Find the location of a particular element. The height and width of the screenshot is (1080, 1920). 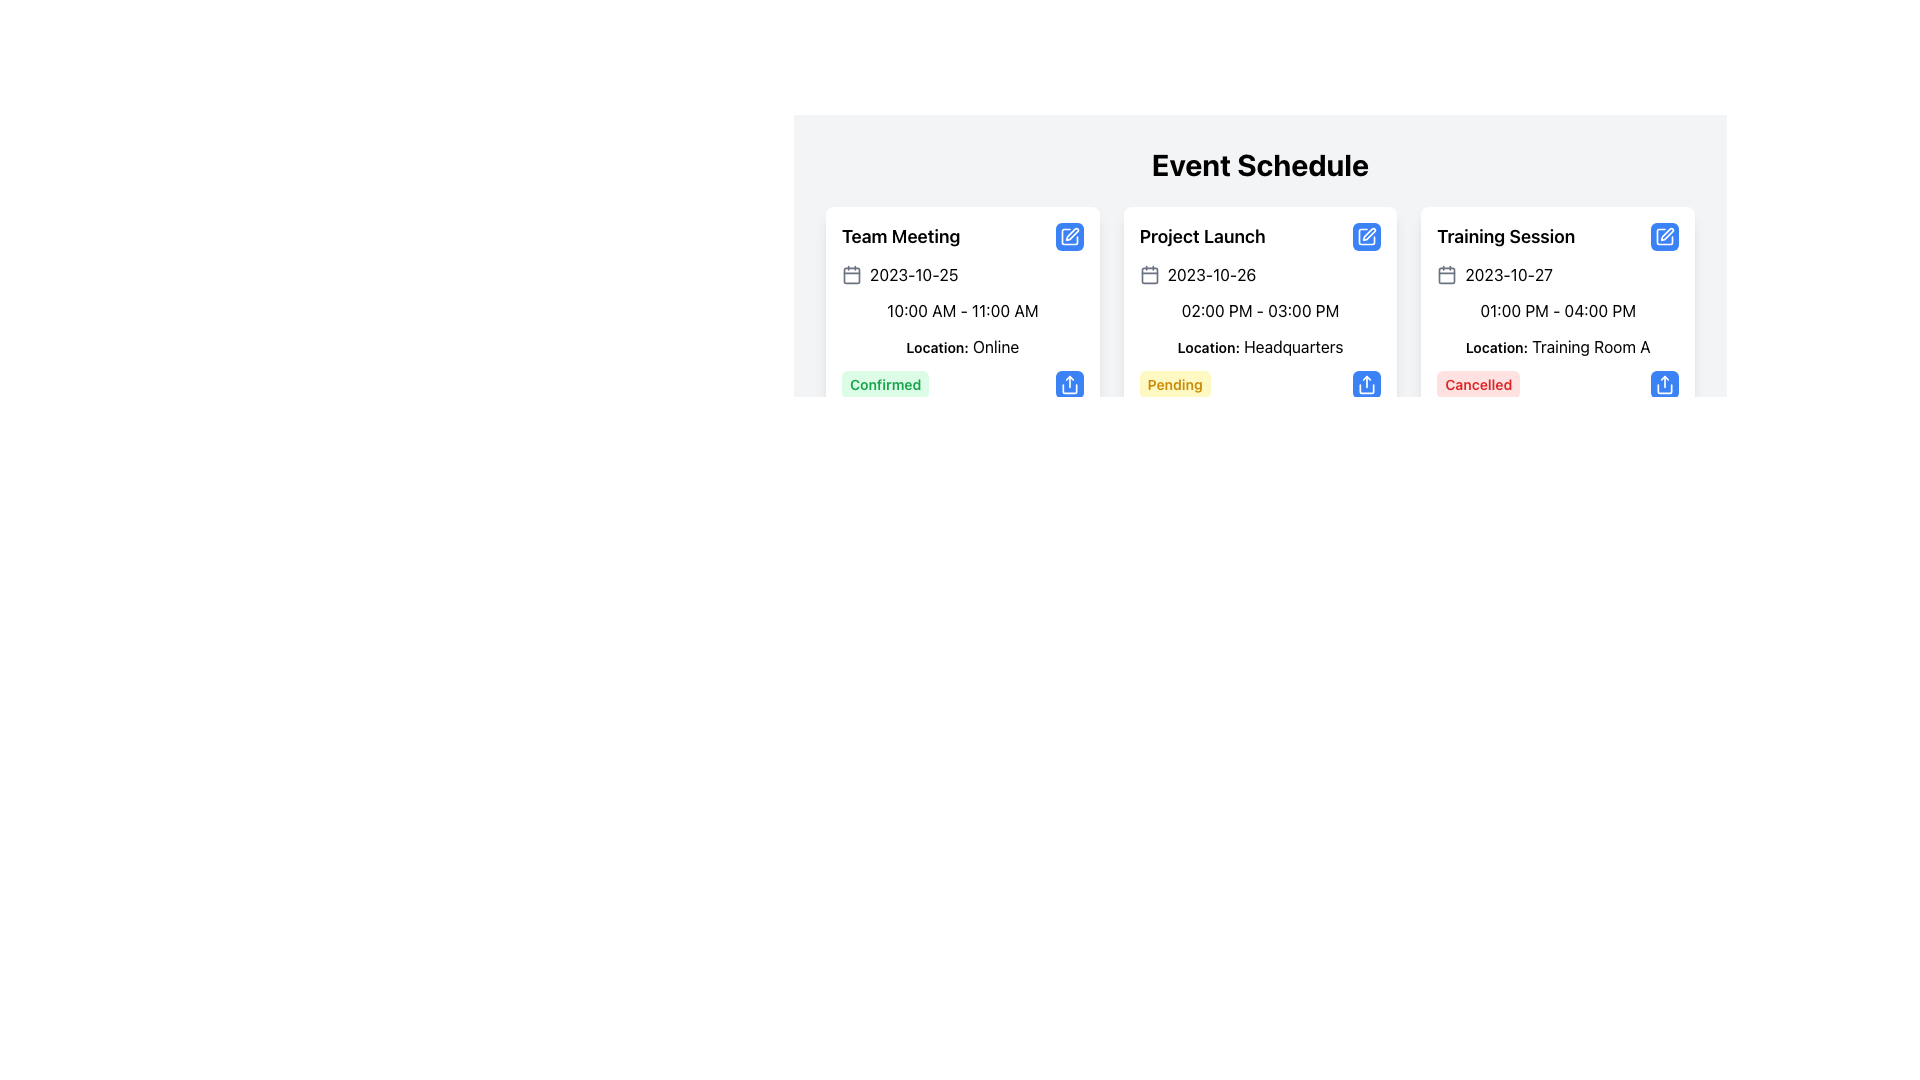

the icon representing a square with a pen, styled in line art format and colored blue, located in the top-right corner of the 'Project Launch' event card is located at coordinates (1366, 235).